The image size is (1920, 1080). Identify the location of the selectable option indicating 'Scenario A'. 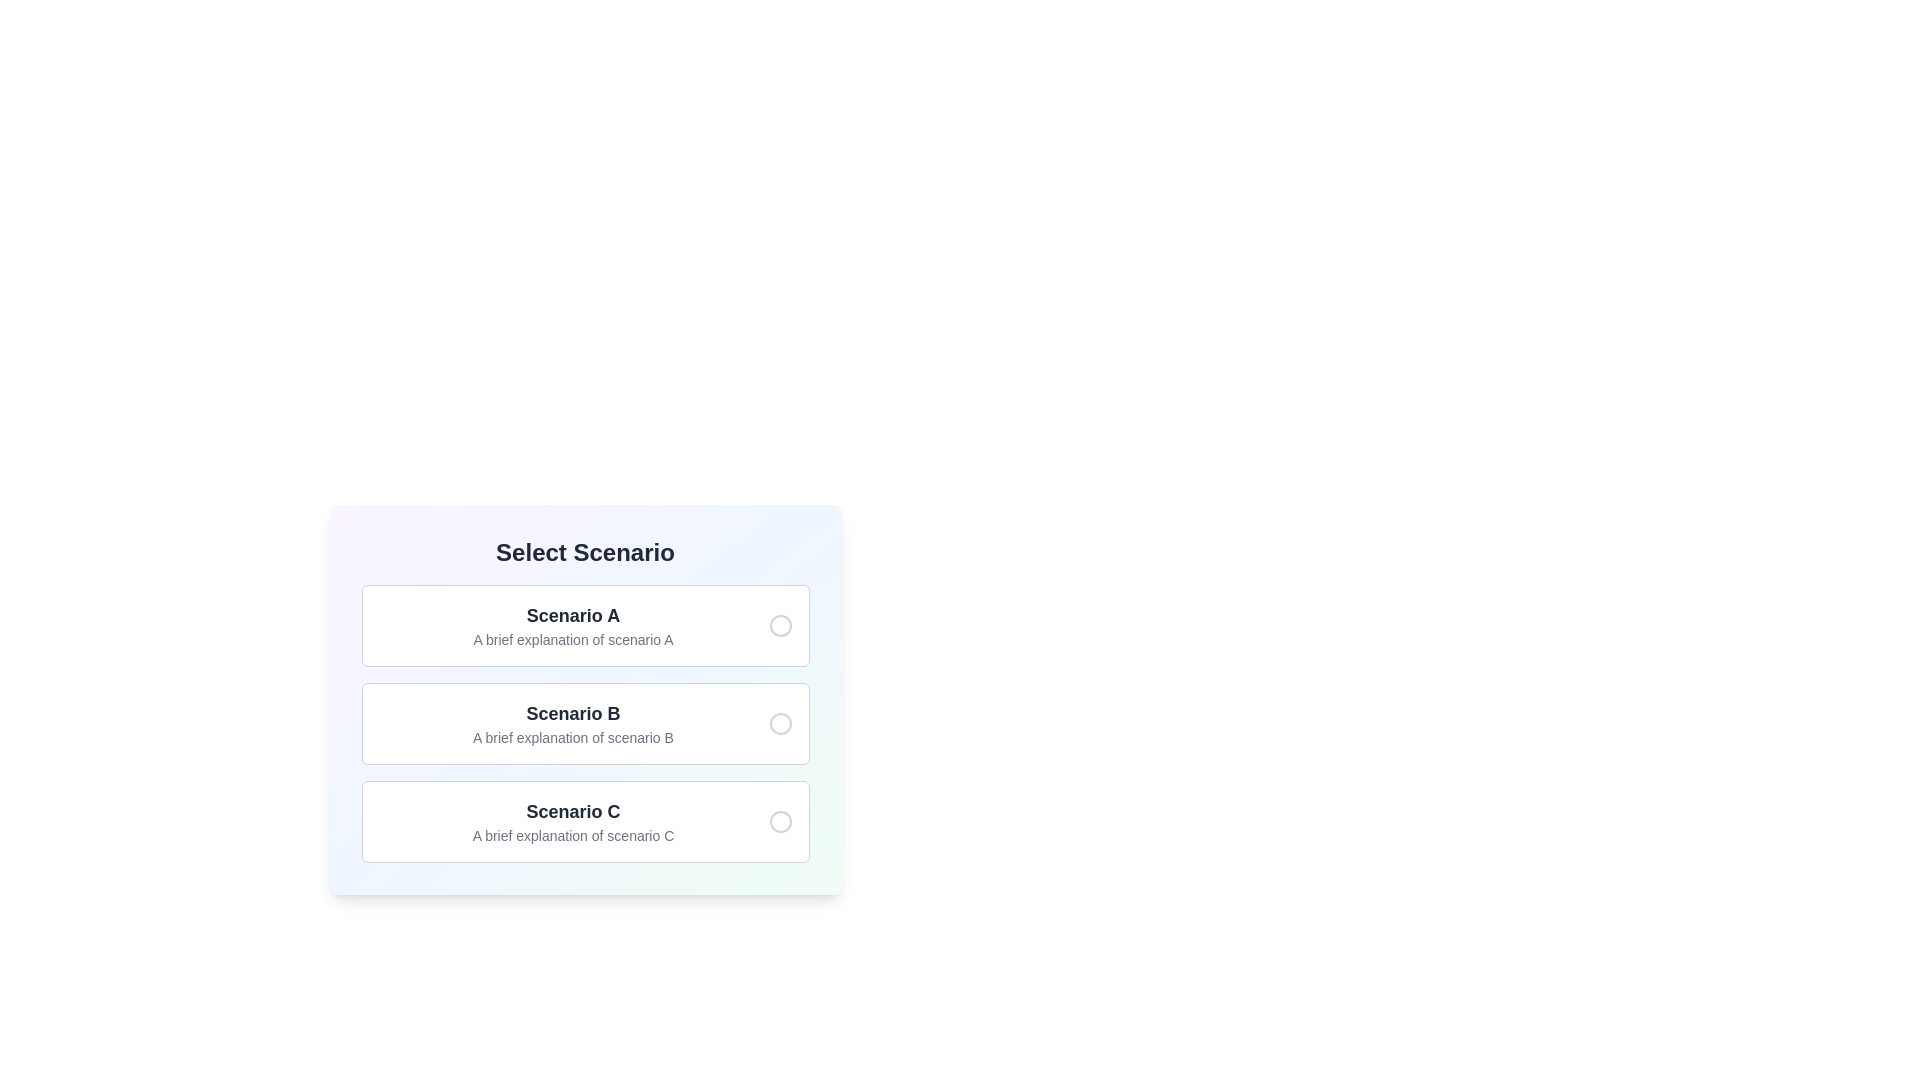
(584, 624).